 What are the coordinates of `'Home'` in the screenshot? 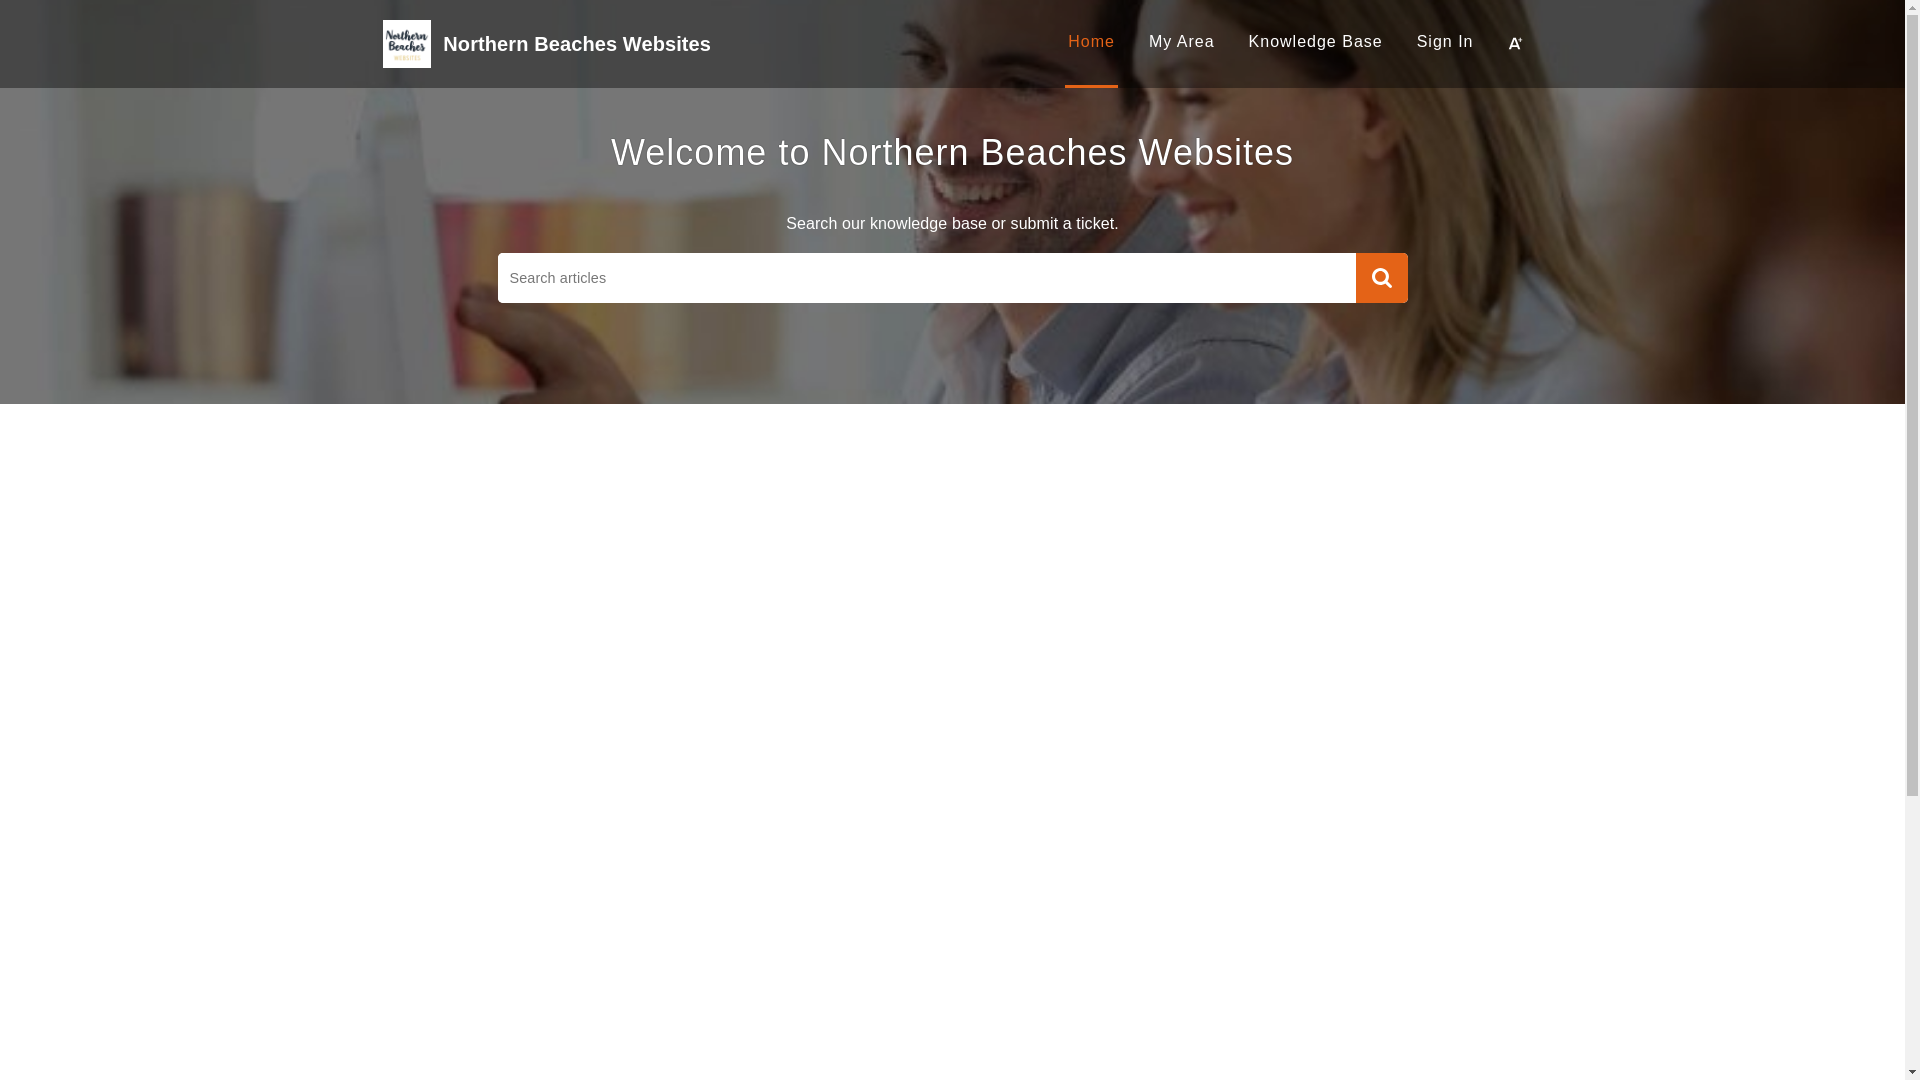 It's located at (1090, 41).